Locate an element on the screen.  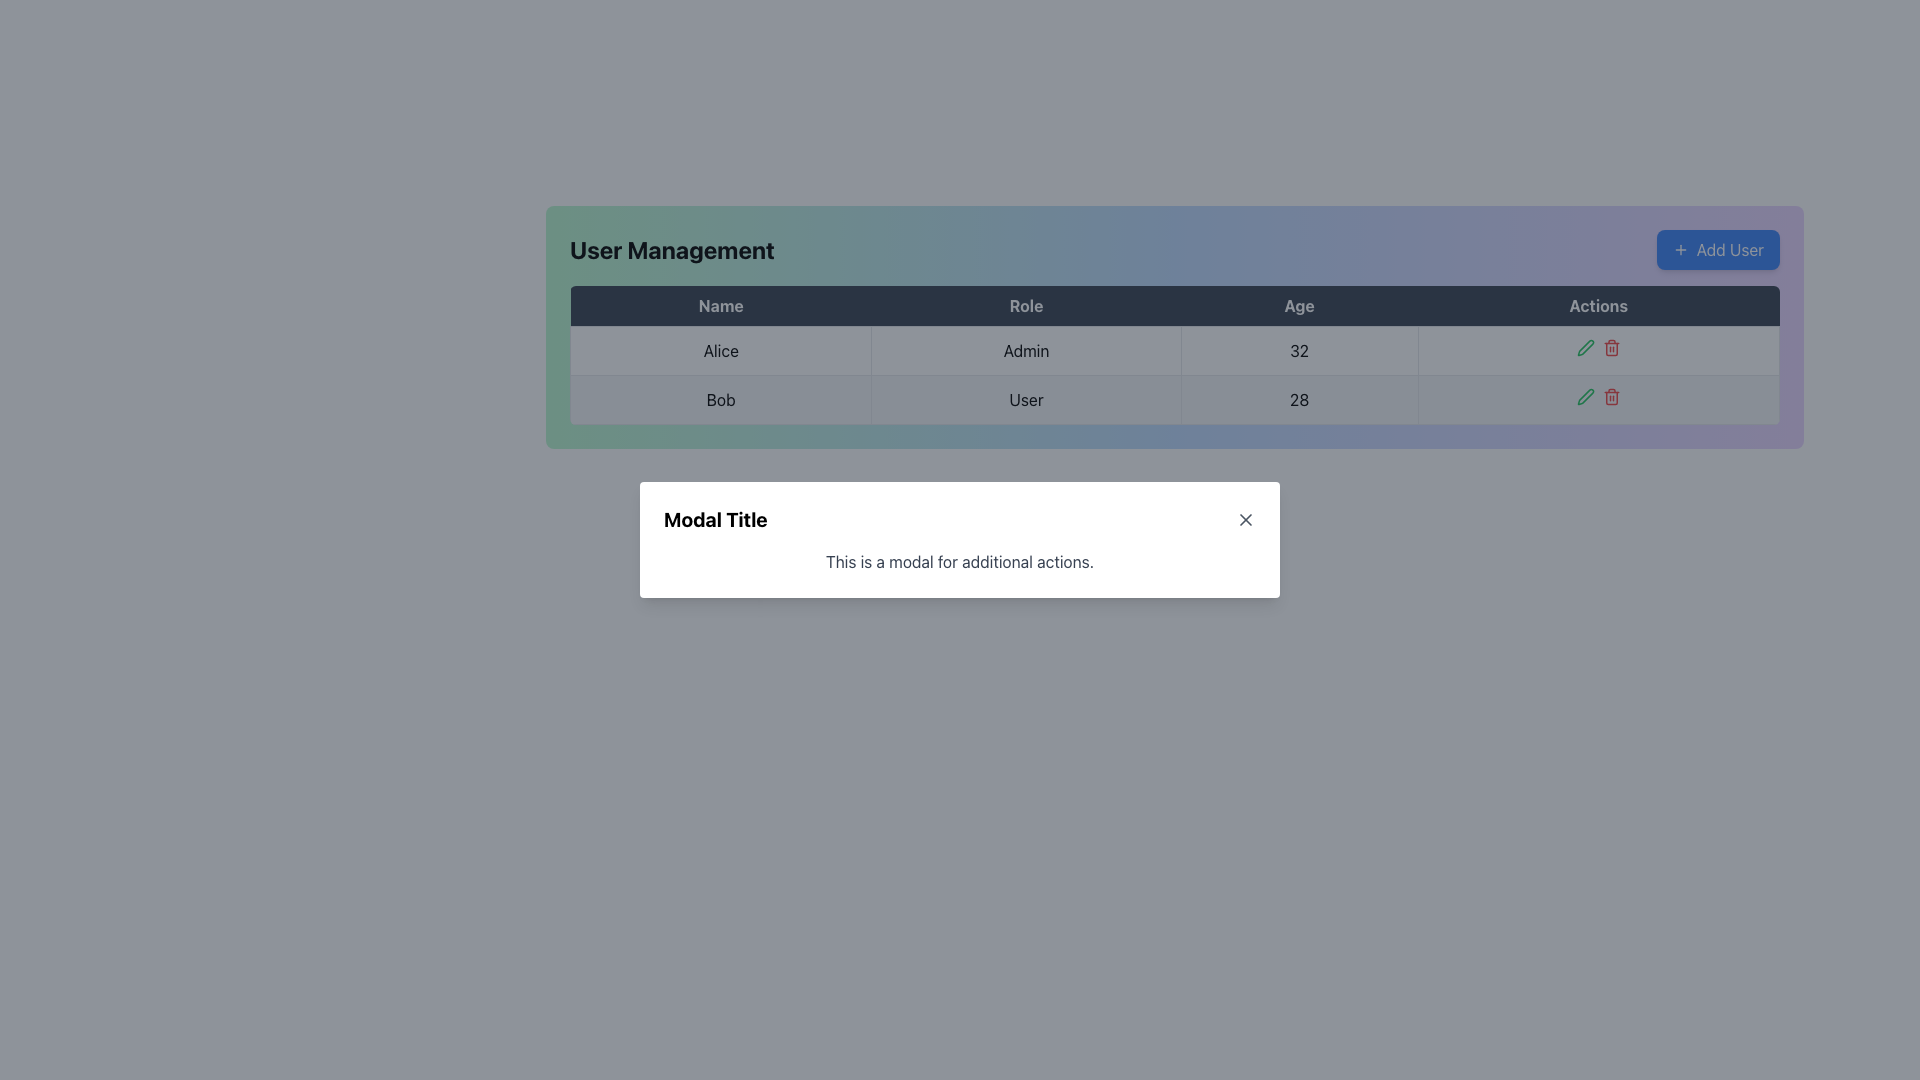
the button located at the top-right side of the 'User Management' panel is located at coordinates (1717, 249).